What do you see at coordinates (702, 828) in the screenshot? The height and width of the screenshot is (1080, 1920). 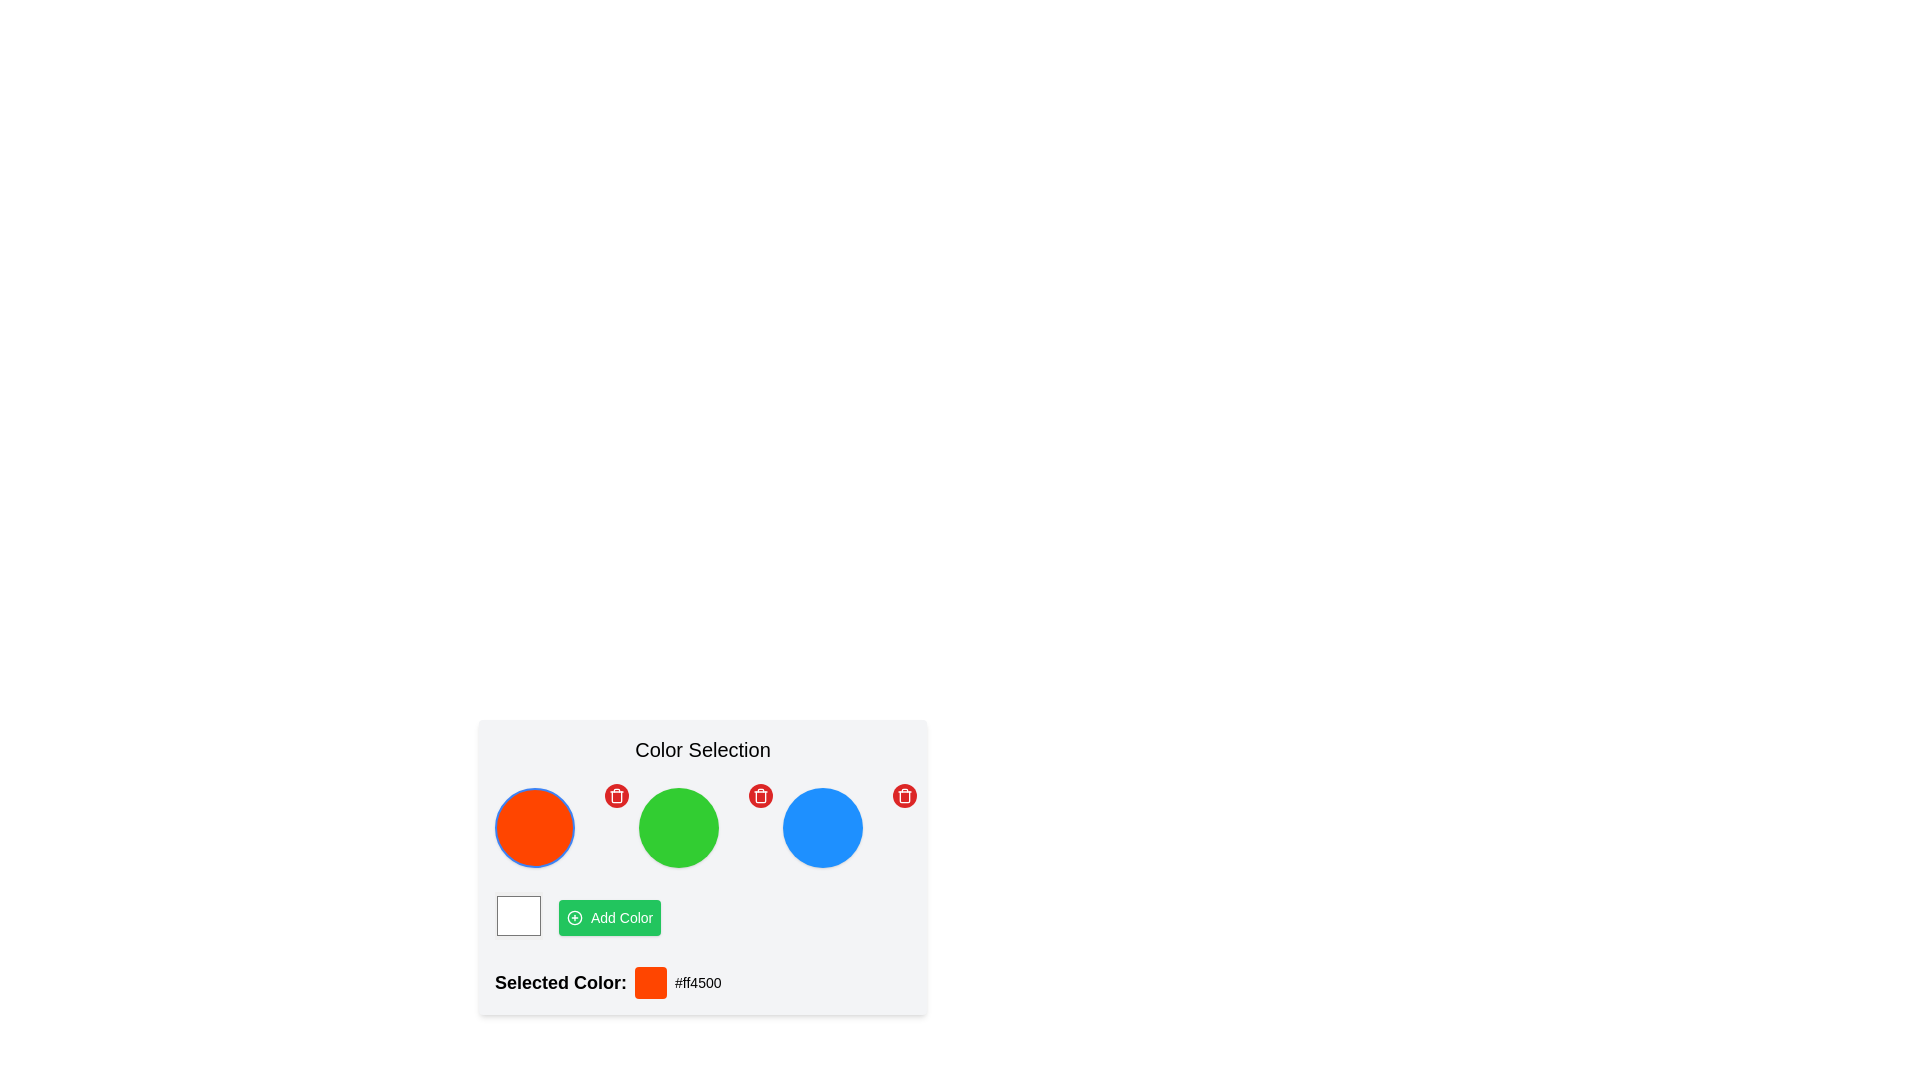 I see `the middle circular color option, which is green, under the 'Color Selection' title` at bounding box center [702, 828].